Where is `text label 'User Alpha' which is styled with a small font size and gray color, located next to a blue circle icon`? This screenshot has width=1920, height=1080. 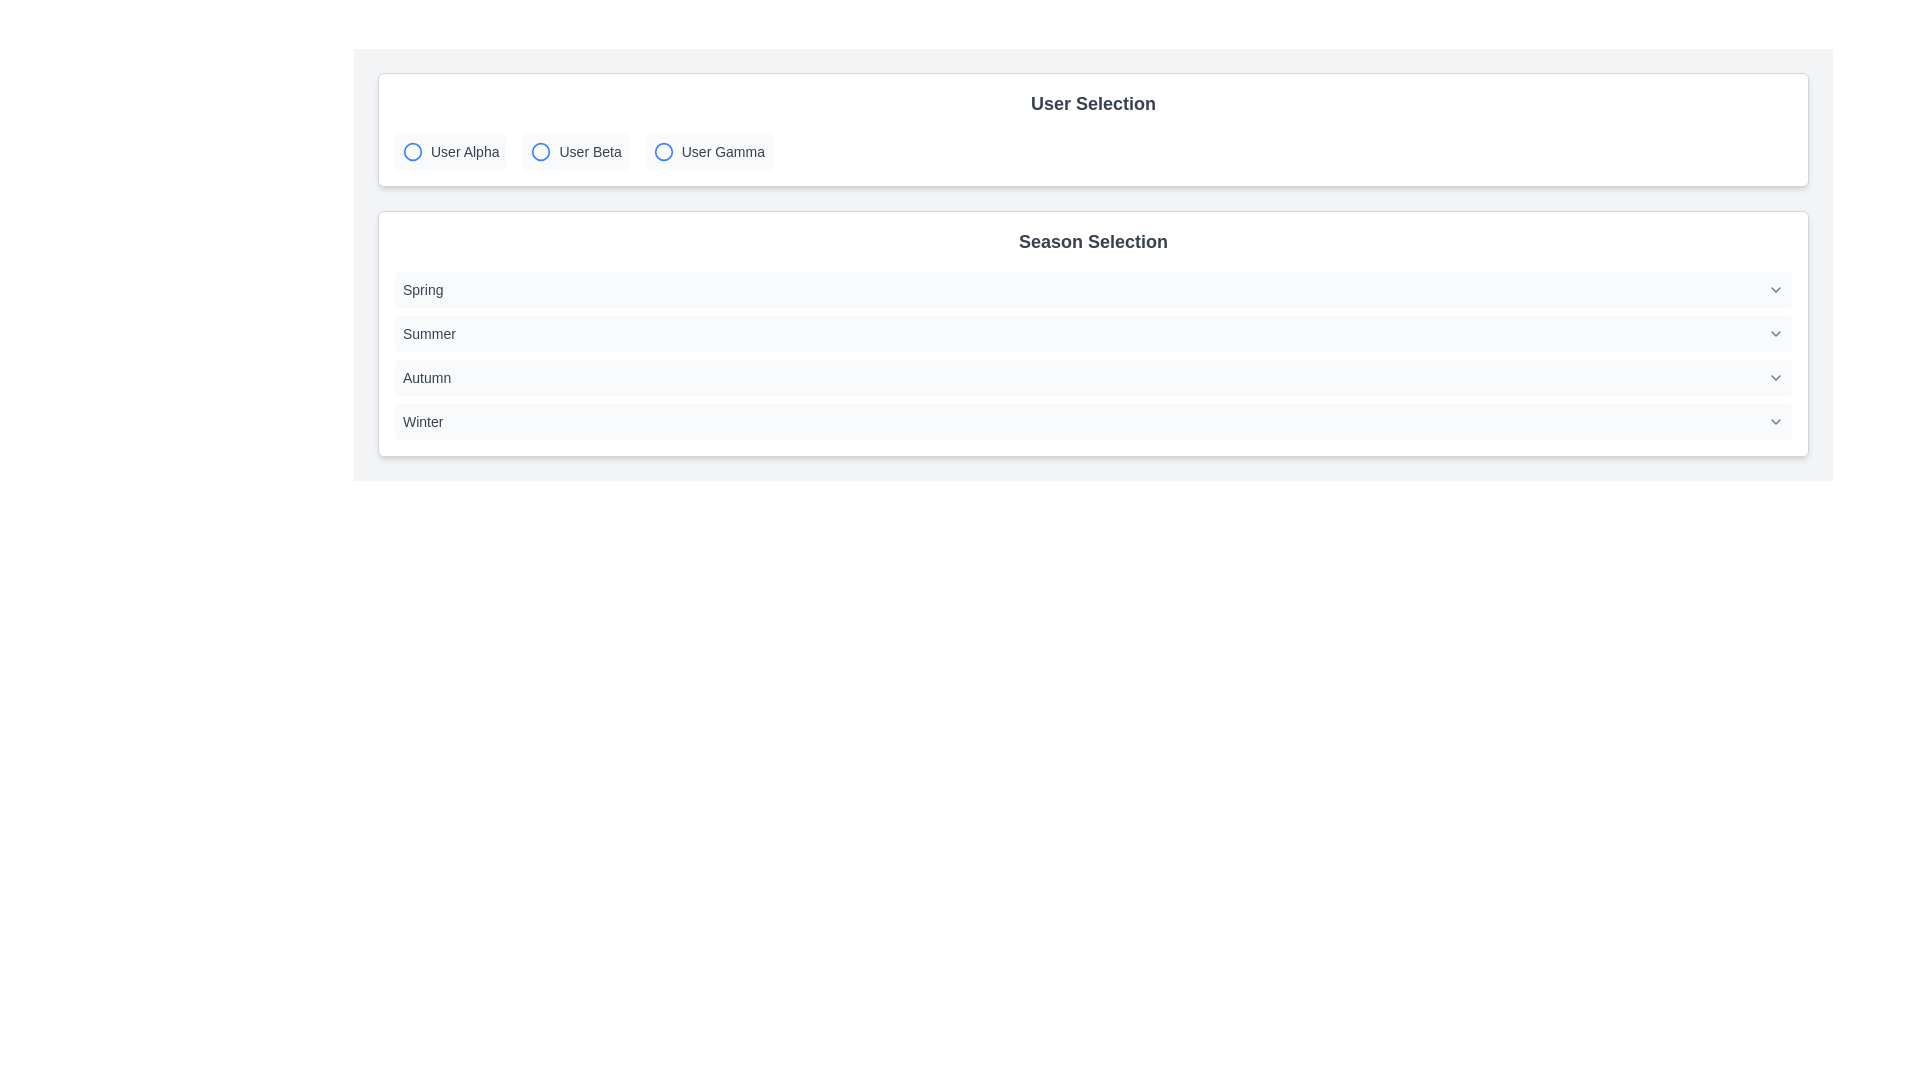 text label 'User Alpha' which is styled with a small font size and gray color, located next to a blue circle icon is located at coordinates (464, 150).